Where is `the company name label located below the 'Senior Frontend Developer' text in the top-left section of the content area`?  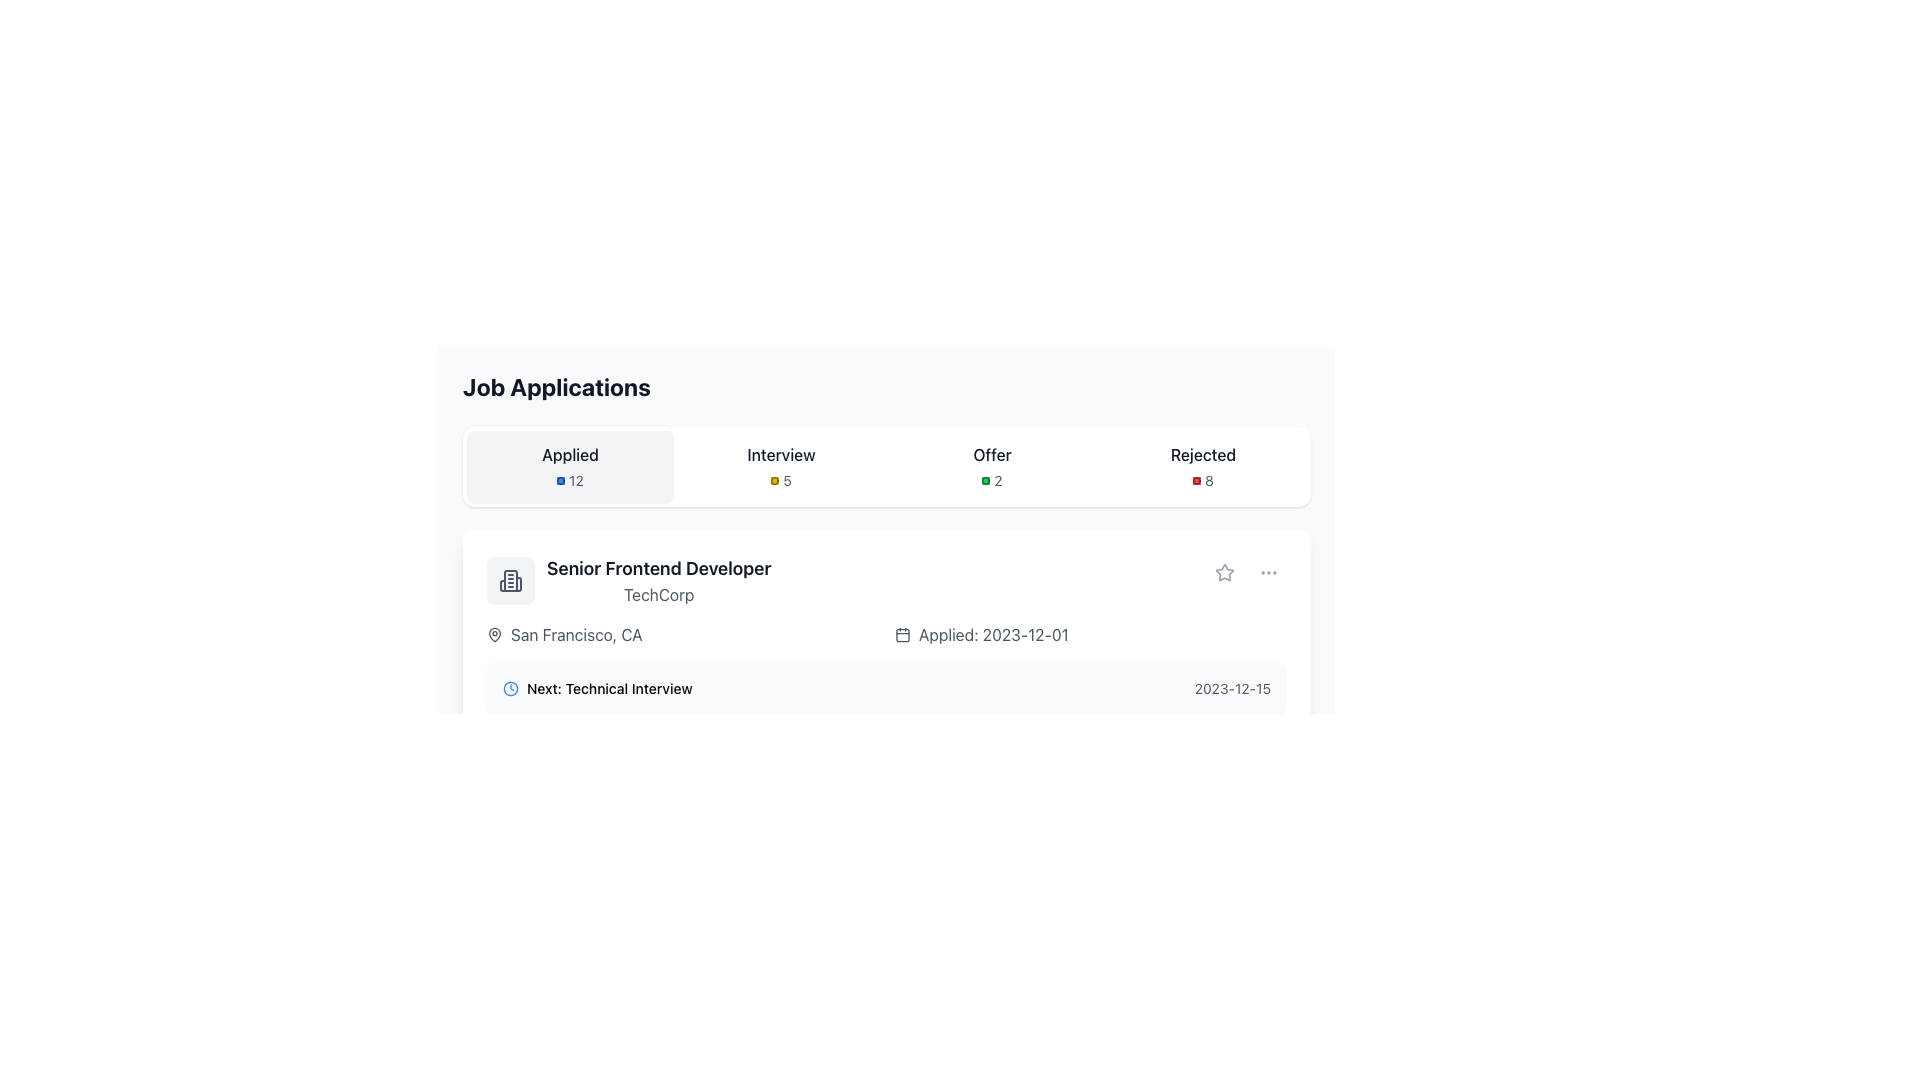 the company name label located below the 'Senior Frontend Developer' text in the top-left section of the content area is located at coordinates (659, 593).